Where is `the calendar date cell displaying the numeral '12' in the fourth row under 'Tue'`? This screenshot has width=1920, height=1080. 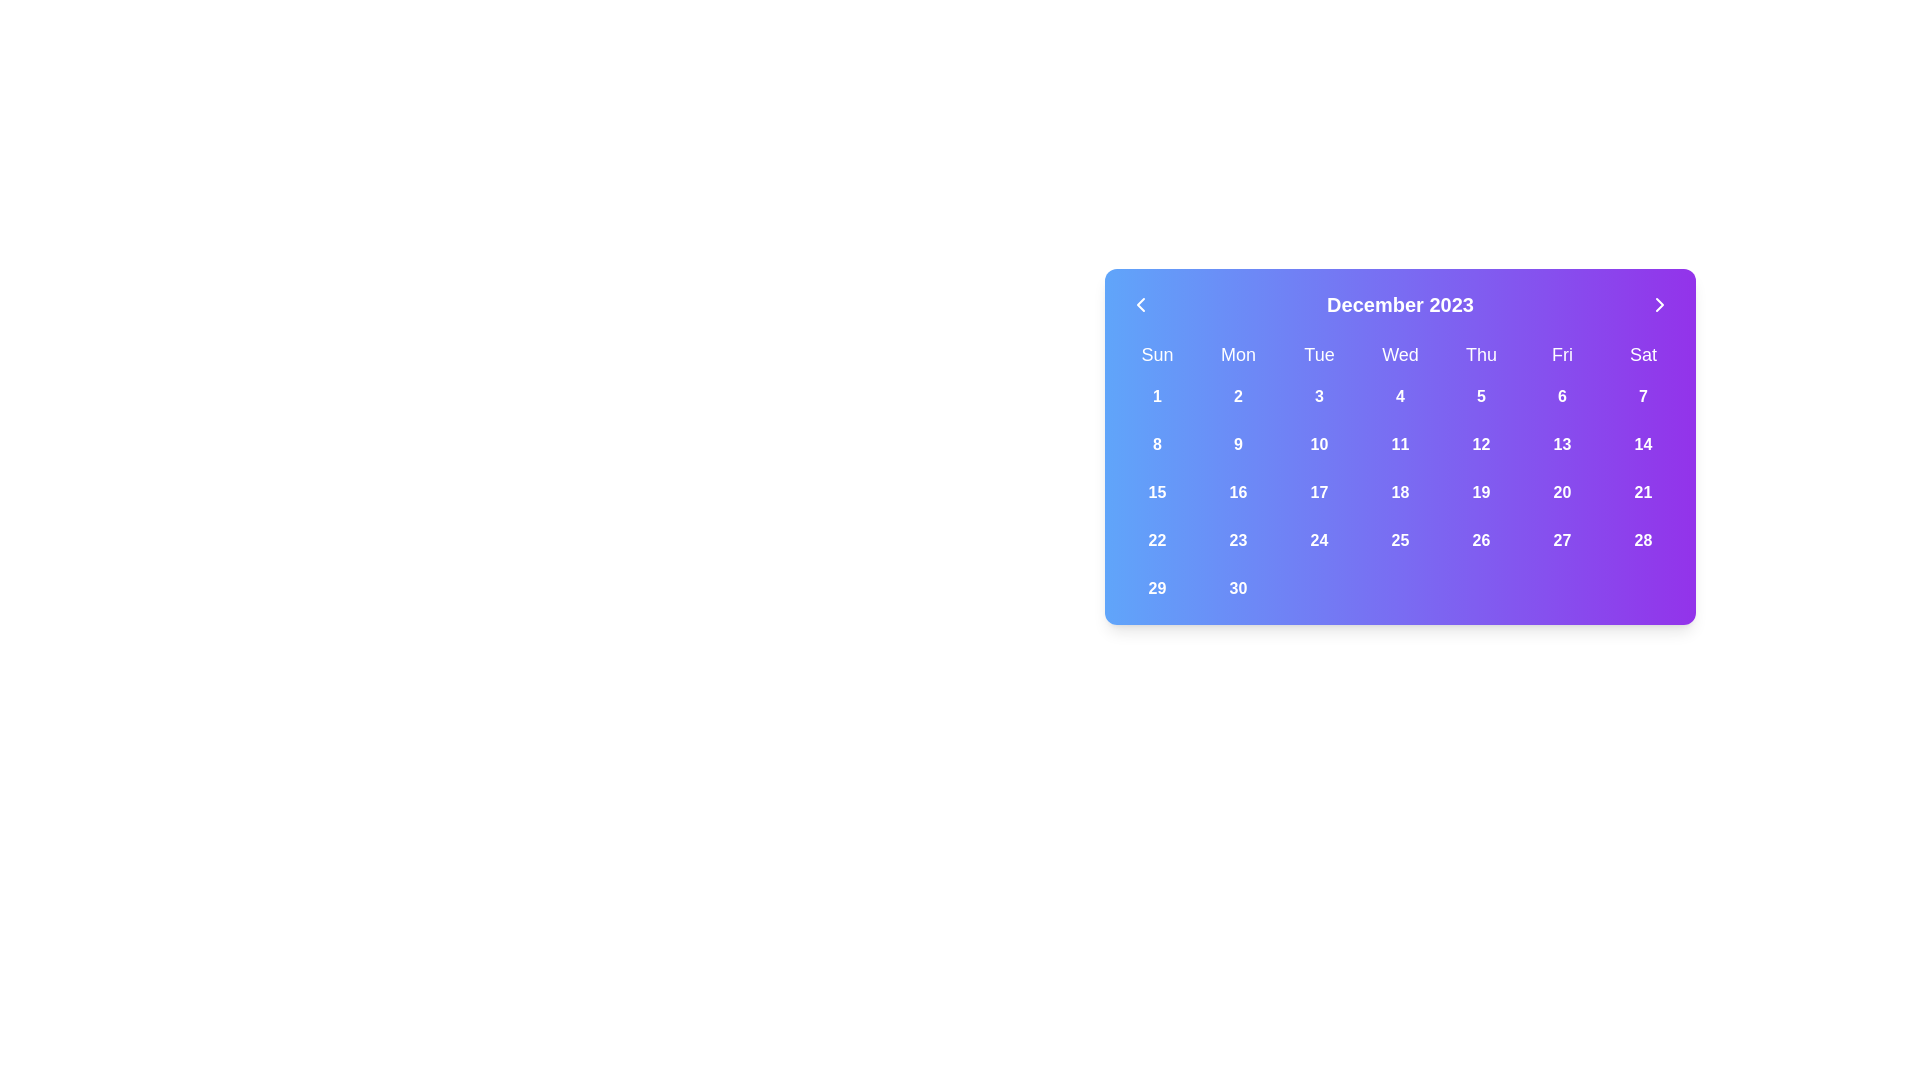
the calendar date cell displaying the numeral '12' in the fourth row under 'Tue' is located at coordinates (1481, 443).